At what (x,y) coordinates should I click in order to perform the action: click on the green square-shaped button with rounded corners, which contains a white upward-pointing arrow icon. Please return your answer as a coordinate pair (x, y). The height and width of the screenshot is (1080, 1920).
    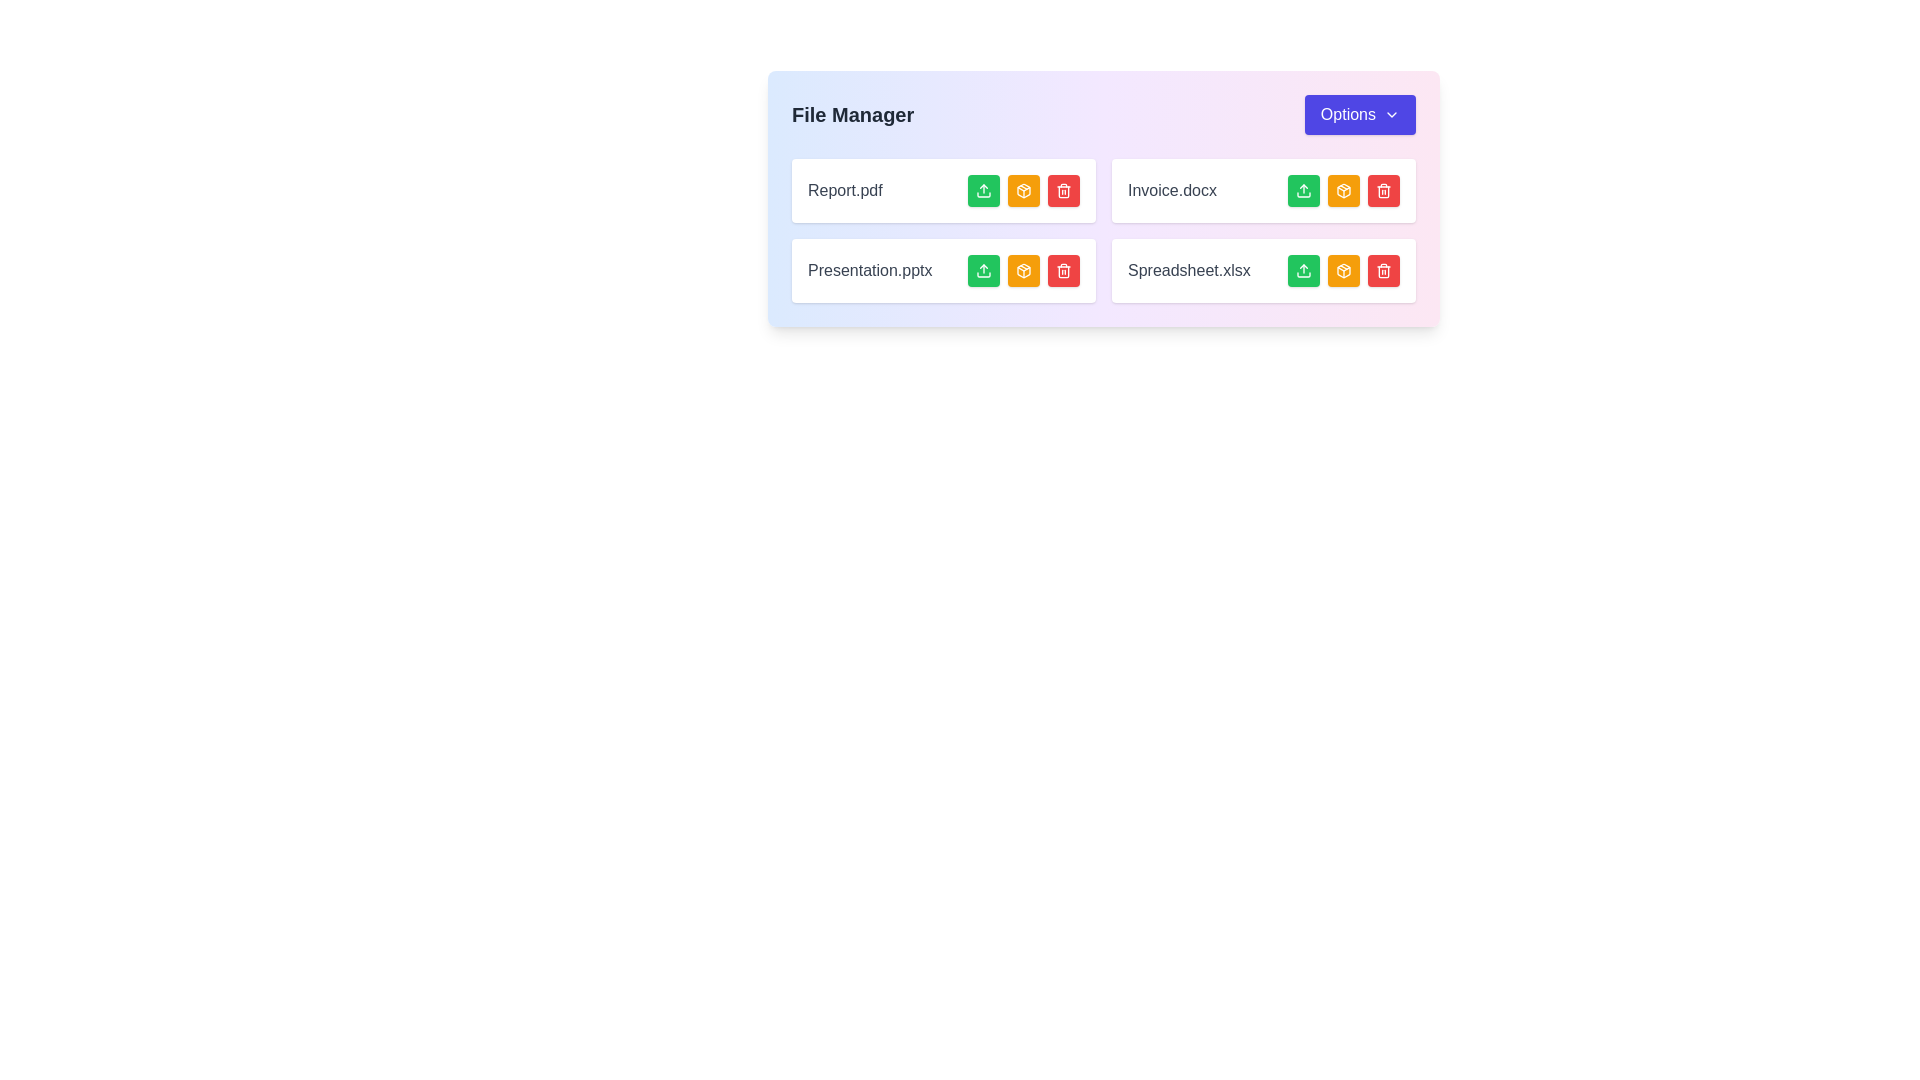
    Looking at the image, I should click on (983, 270).